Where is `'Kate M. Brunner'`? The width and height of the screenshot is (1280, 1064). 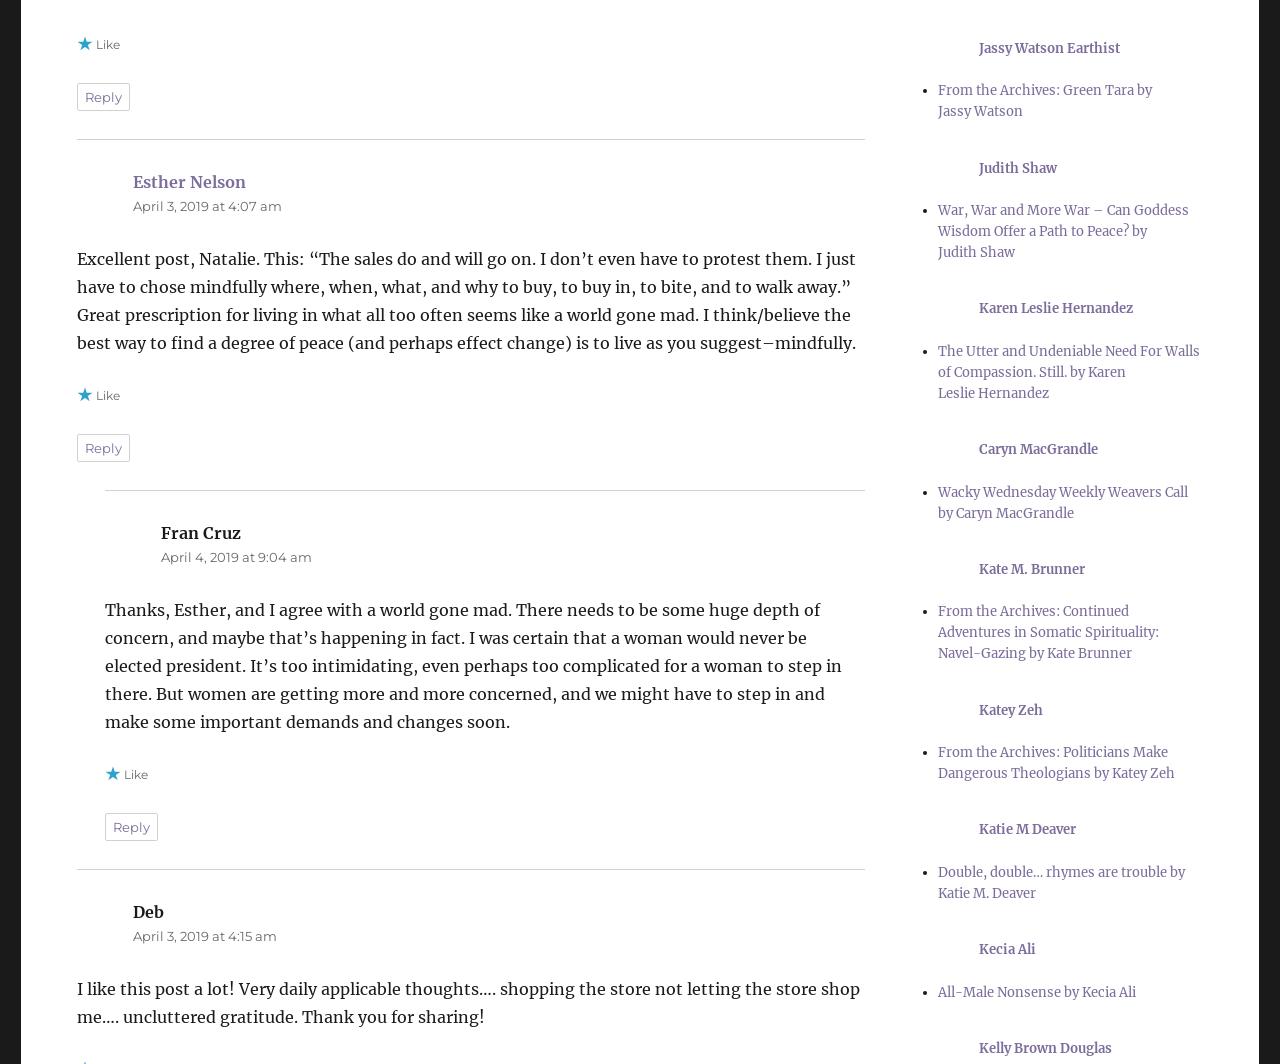
'Kate M. Brunner' is located at coordinates (1032, 568).